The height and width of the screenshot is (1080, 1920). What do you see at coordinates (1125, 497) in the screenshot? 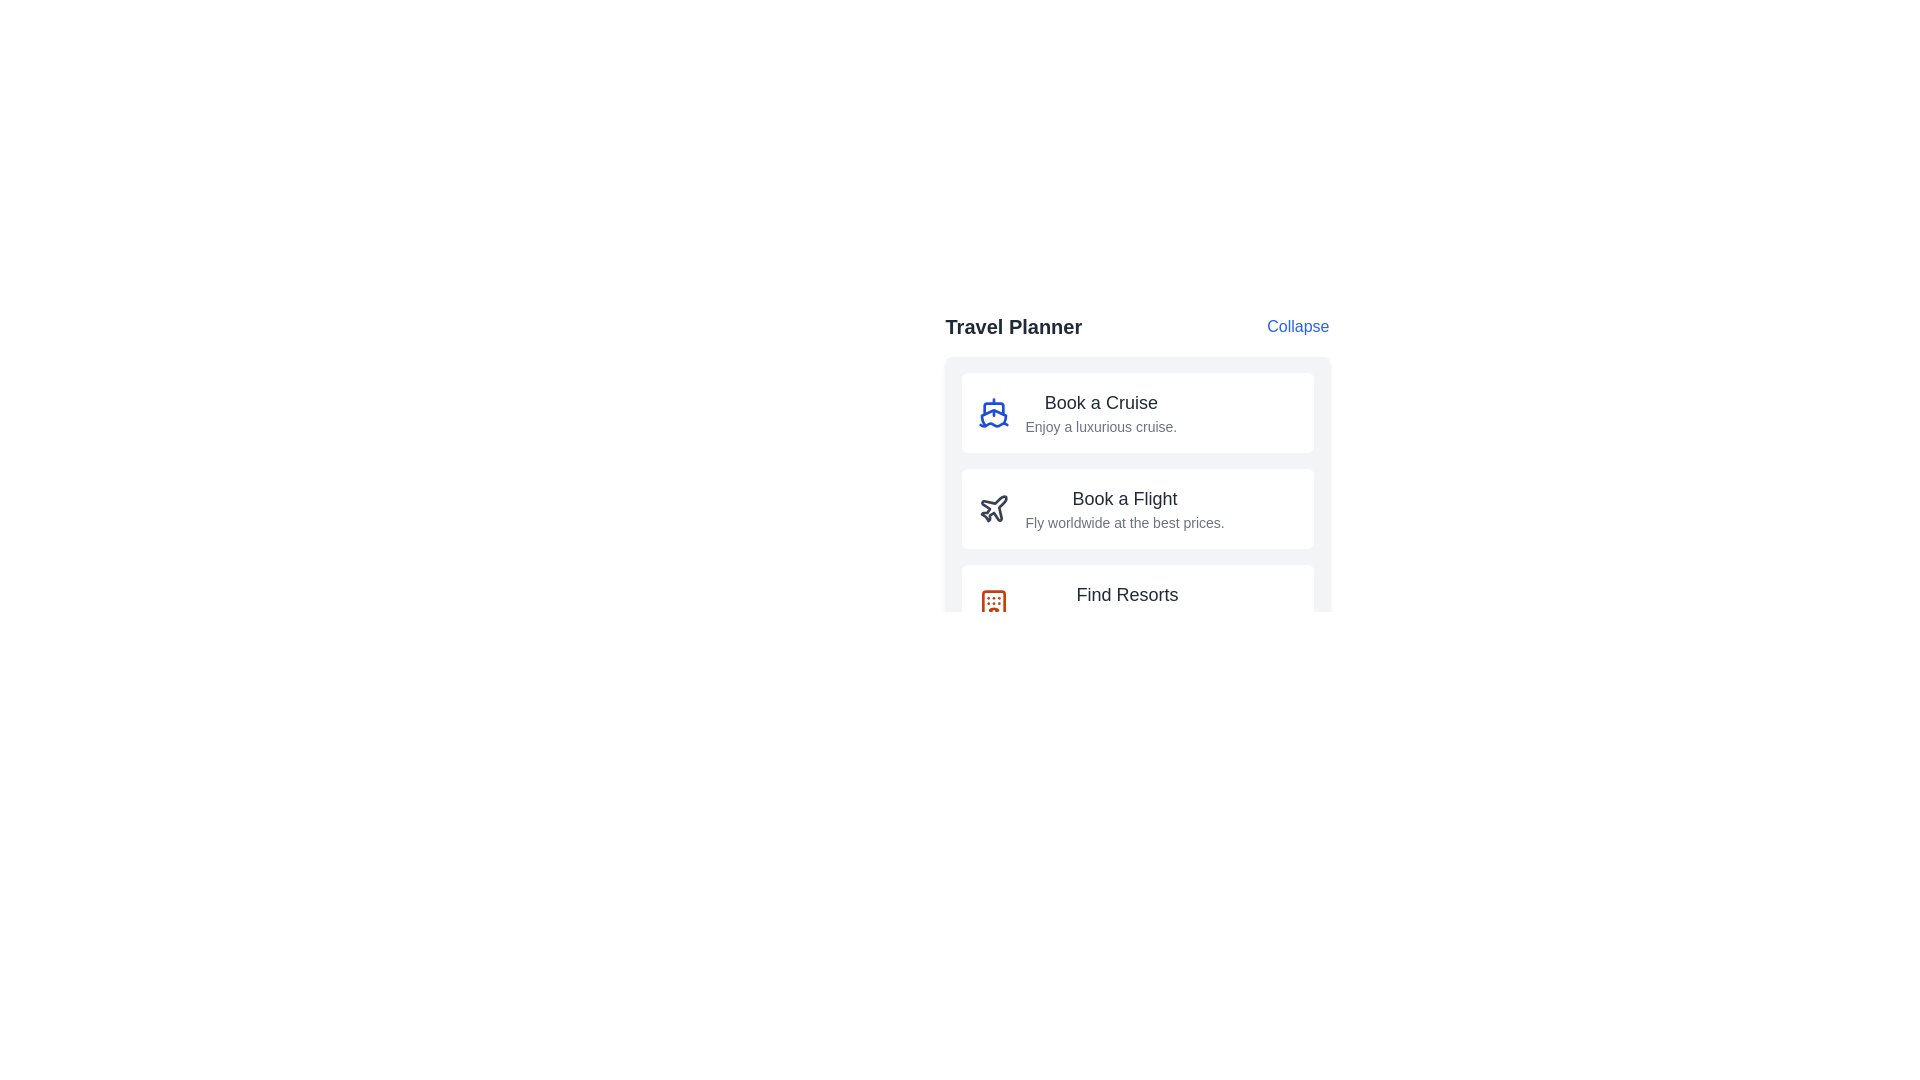
I see `the text label displaying 'Book a Flight' which is part of the travel options panel, located directly below 'Book a Cruise' and above 'Find Resorts'` at bounding box center [1125, 497].